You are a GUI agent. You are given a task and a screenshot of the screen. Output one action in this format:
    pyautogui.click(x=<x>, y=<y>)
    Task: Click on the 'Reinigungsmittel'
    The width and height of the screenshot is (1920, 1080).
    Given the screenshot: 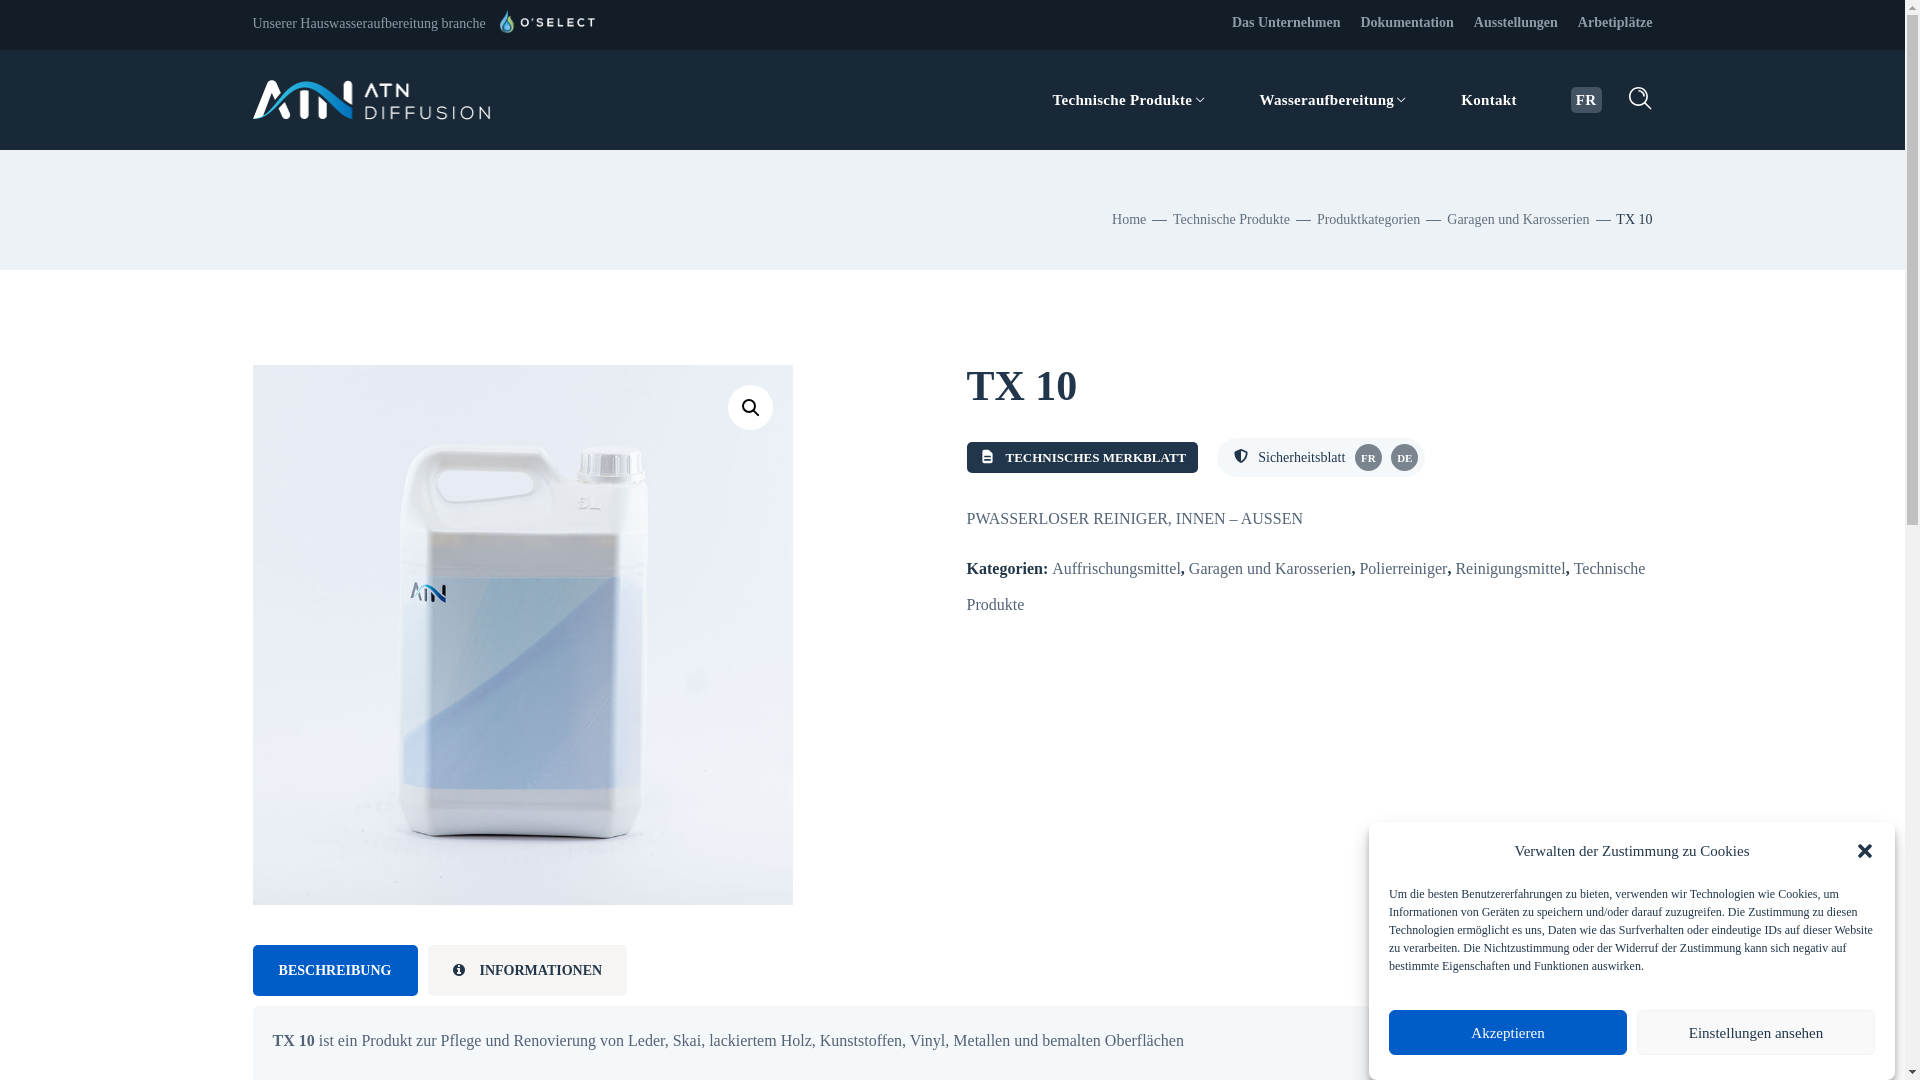 What is the action you would take?
    pyautogui.click(x=1510, y=568)
    